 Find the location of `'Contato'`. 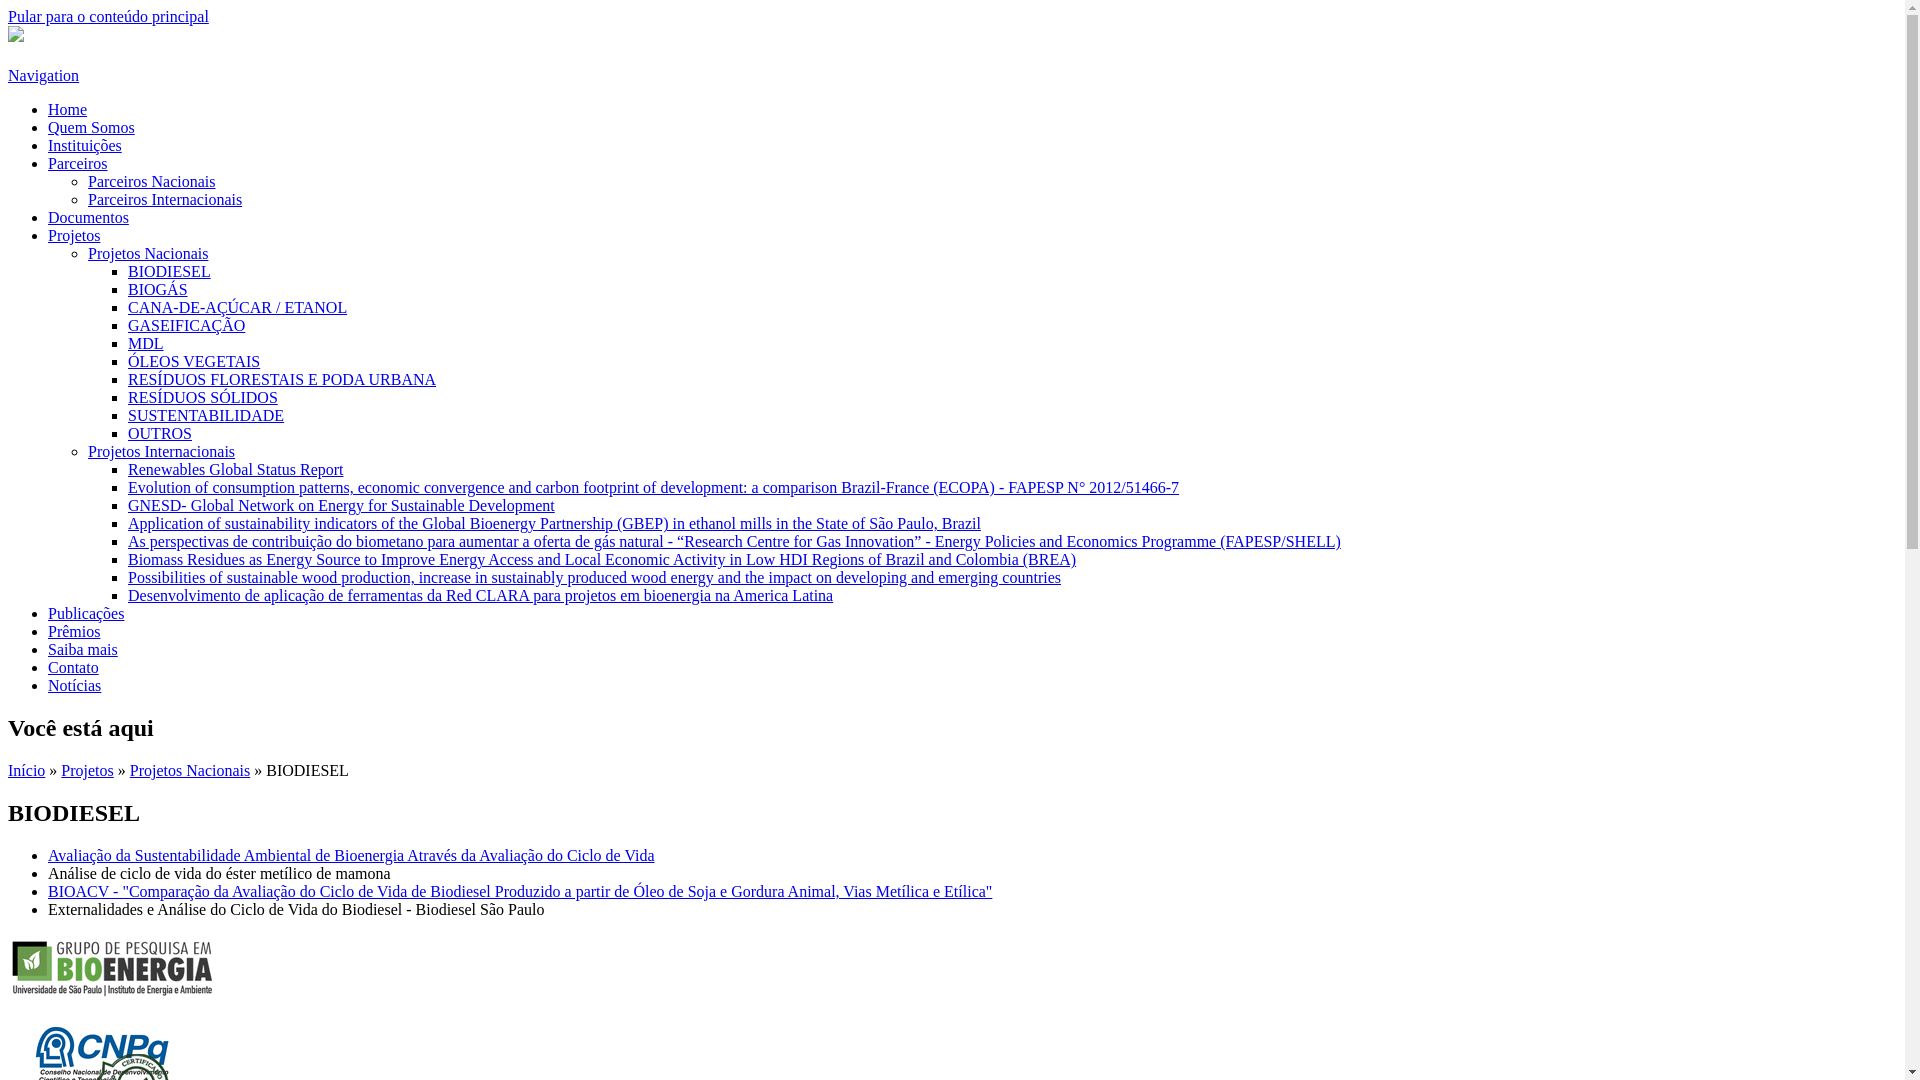

'Contato' is located at coordinates (73, 667).